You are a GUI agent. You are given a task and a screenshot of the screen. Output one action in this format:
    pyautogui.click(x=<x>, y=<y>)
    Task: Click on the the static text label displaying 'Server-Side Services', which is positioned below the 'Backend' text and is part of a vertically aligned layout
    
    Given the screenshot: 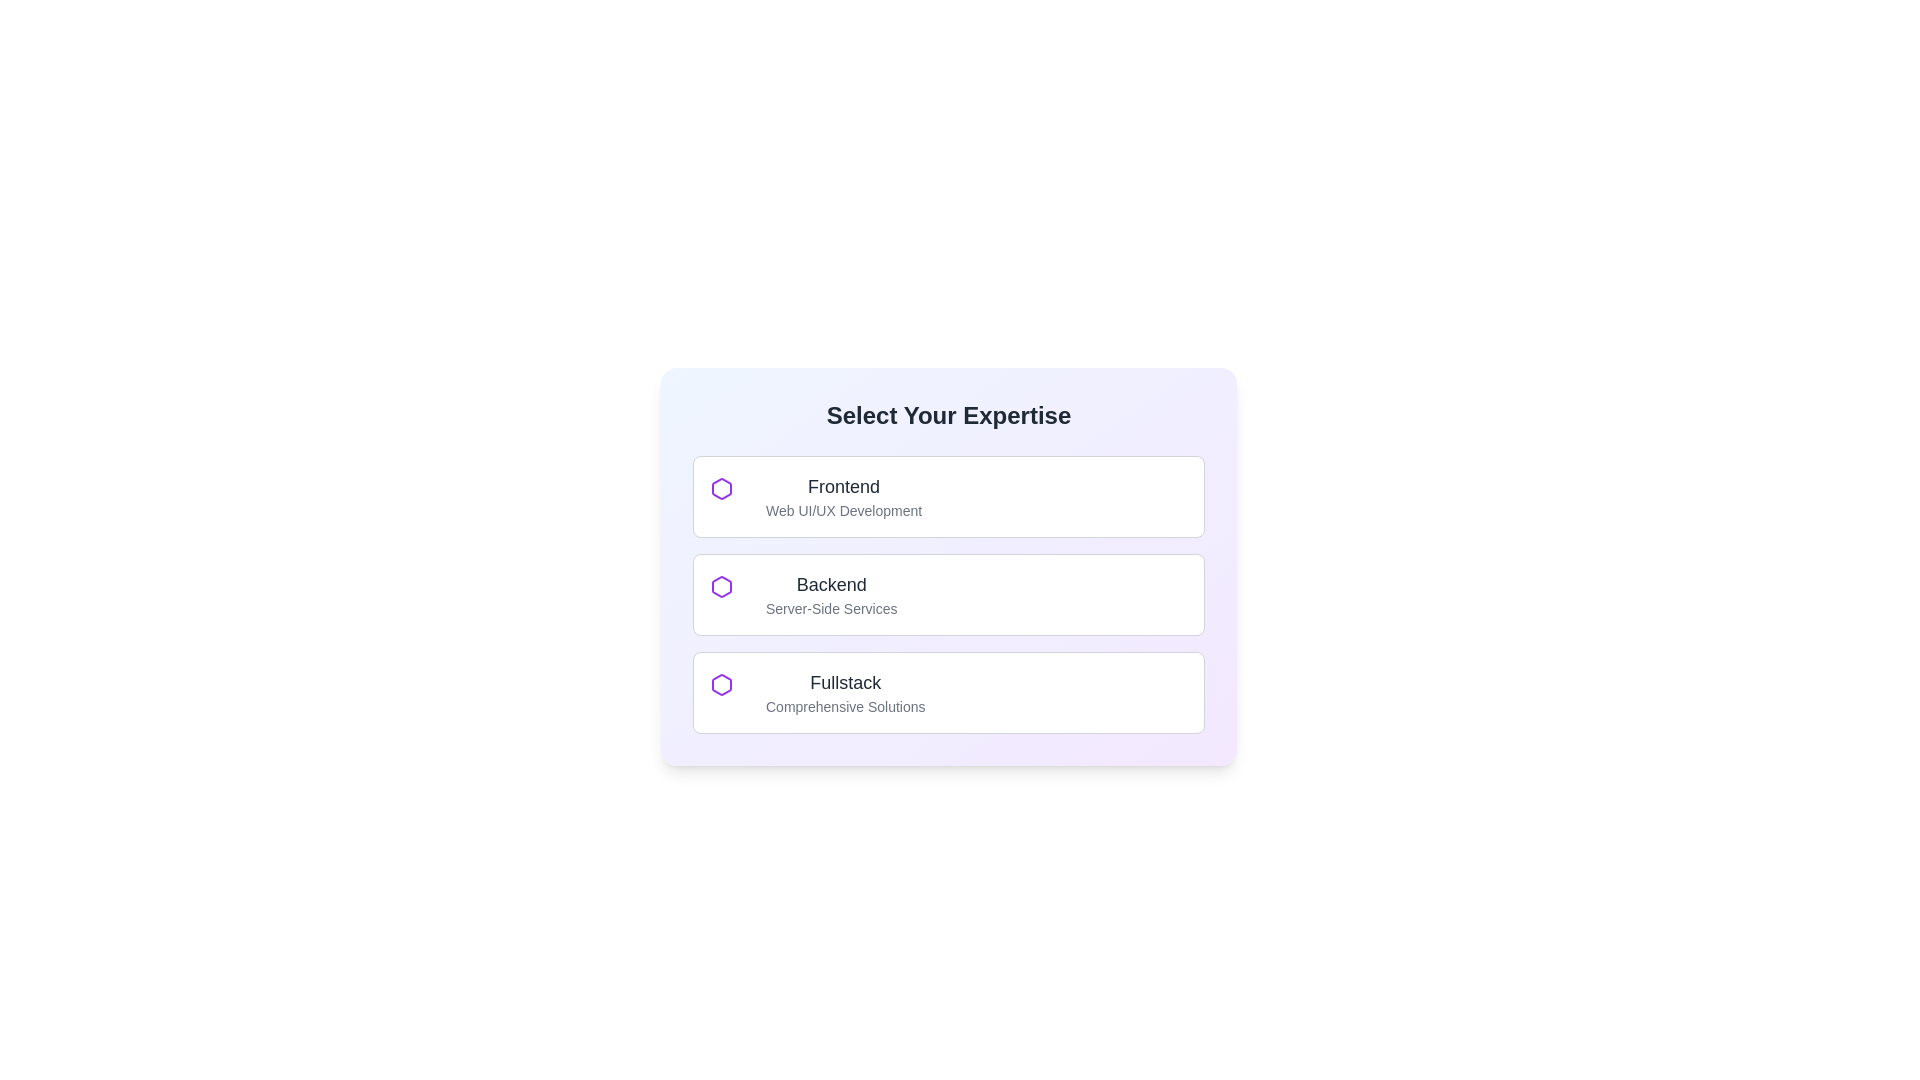 What is the action you would take?
    pyautogui.click(x=831, y=608)
    